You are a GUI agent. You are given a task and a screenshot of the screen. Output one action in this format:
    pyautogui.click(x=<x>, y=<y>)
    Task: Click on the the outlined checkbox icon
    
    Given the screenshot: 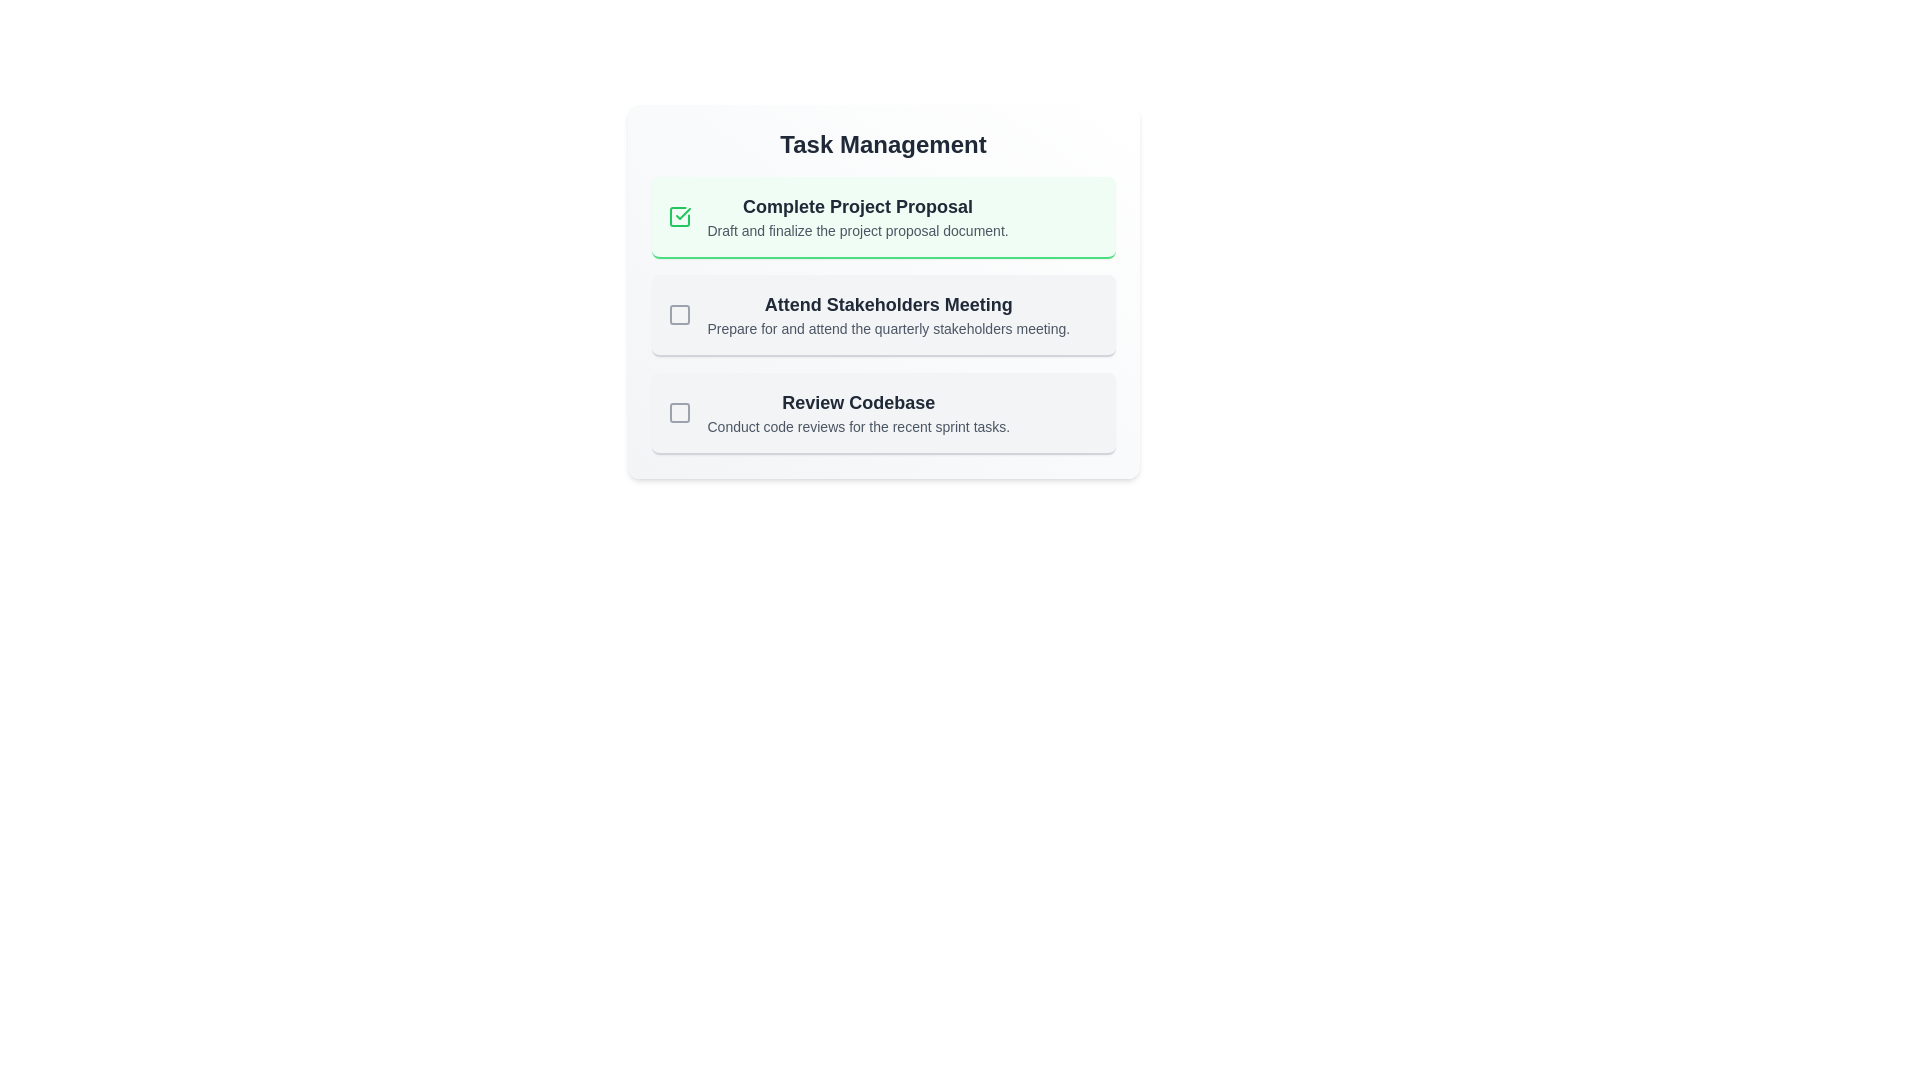 What is the action you would take?
    pyautogui.click(x=679, y=315)
    